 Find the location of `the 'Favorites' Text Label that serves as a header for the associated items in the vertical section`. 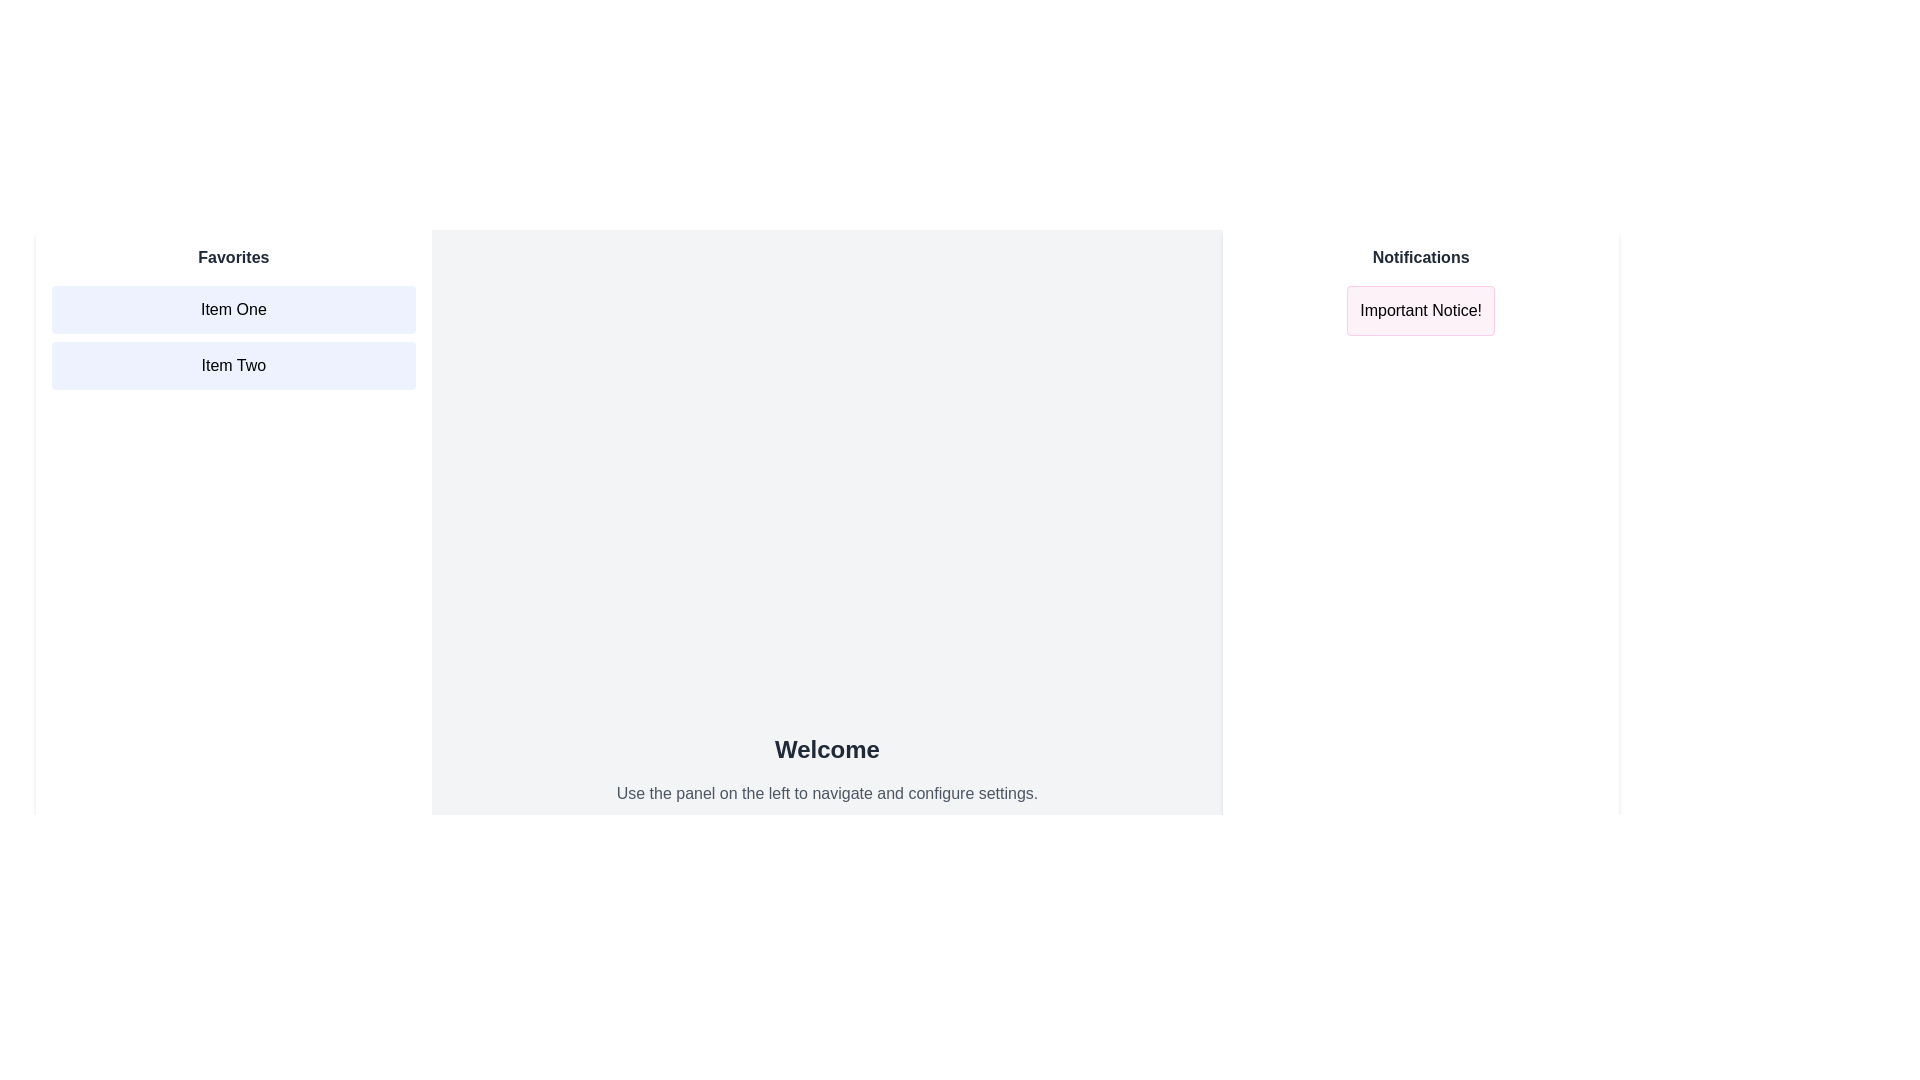

the 'Favorites' Text Label that serves as a header for the associated items in the vertical section is located at coordinates (233, 257).